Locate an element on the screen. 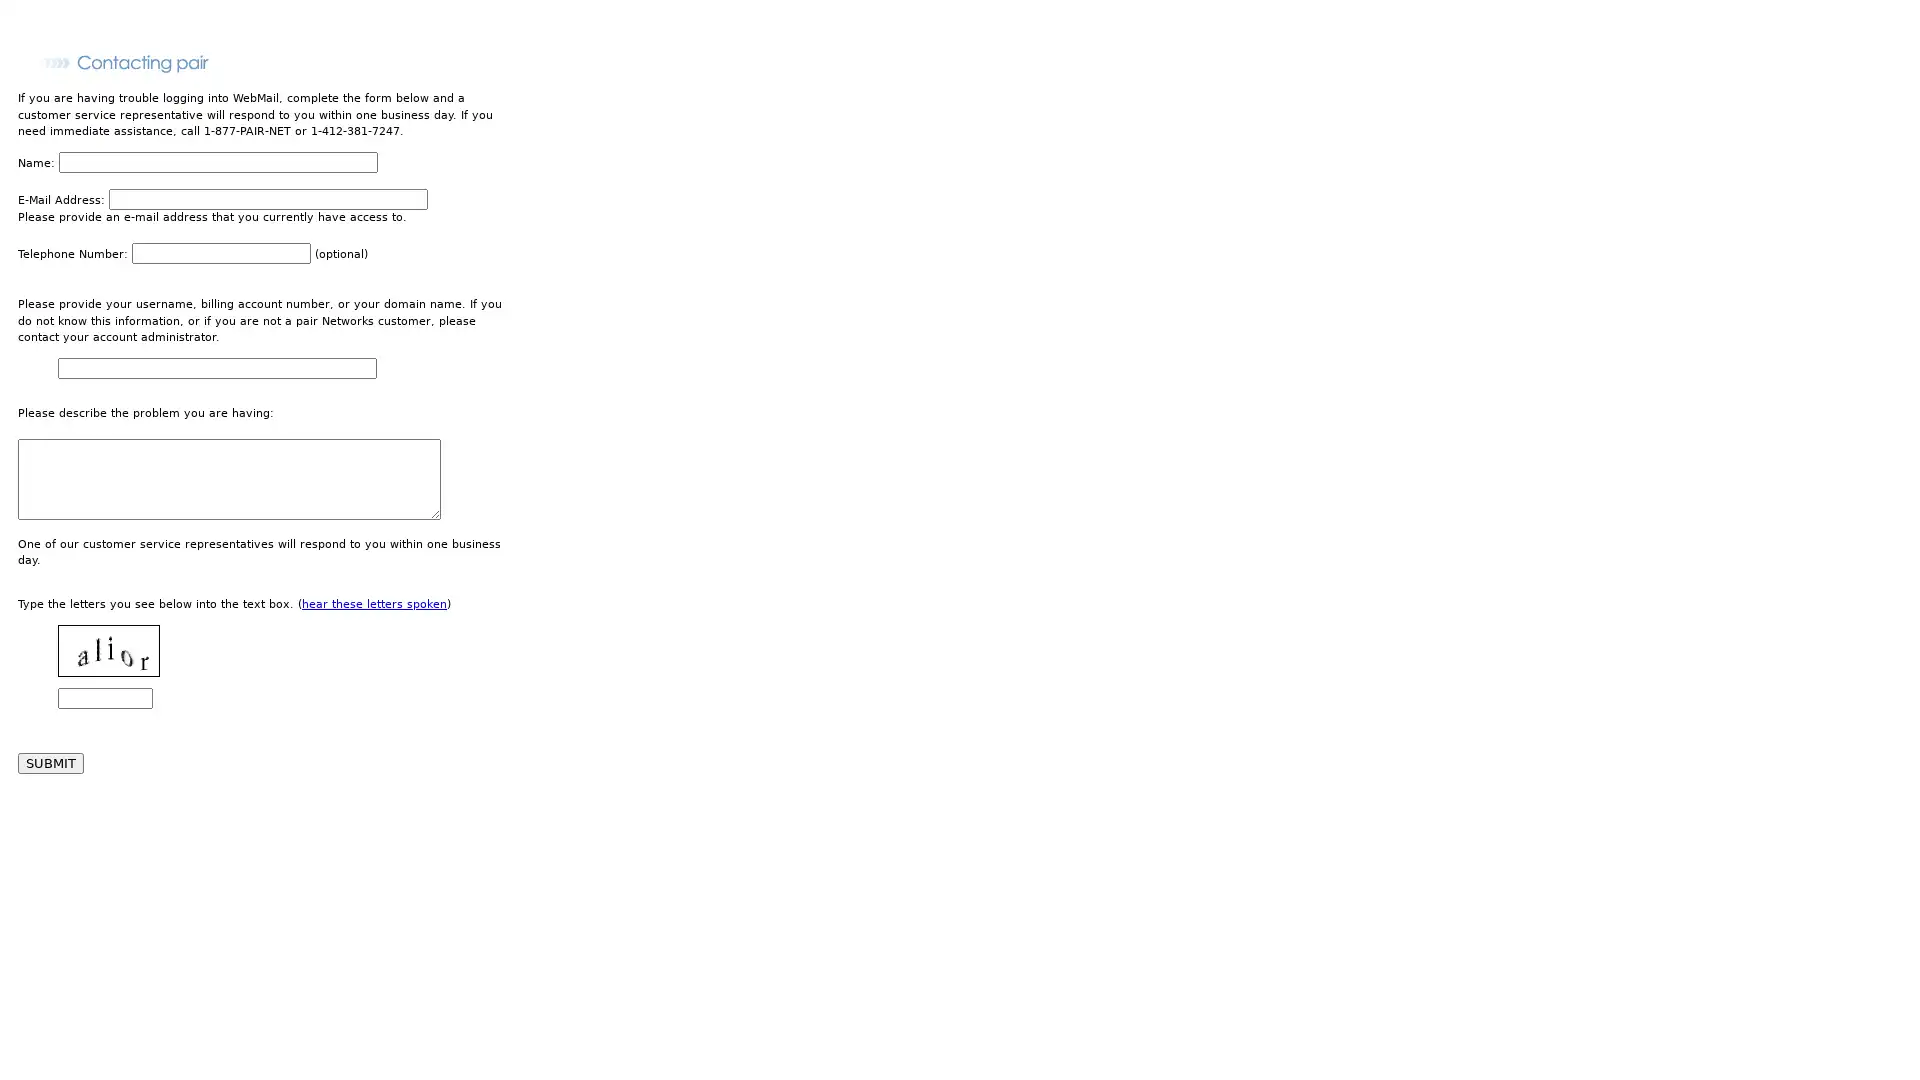  SUBMIT is located at coordinates (51, 762).